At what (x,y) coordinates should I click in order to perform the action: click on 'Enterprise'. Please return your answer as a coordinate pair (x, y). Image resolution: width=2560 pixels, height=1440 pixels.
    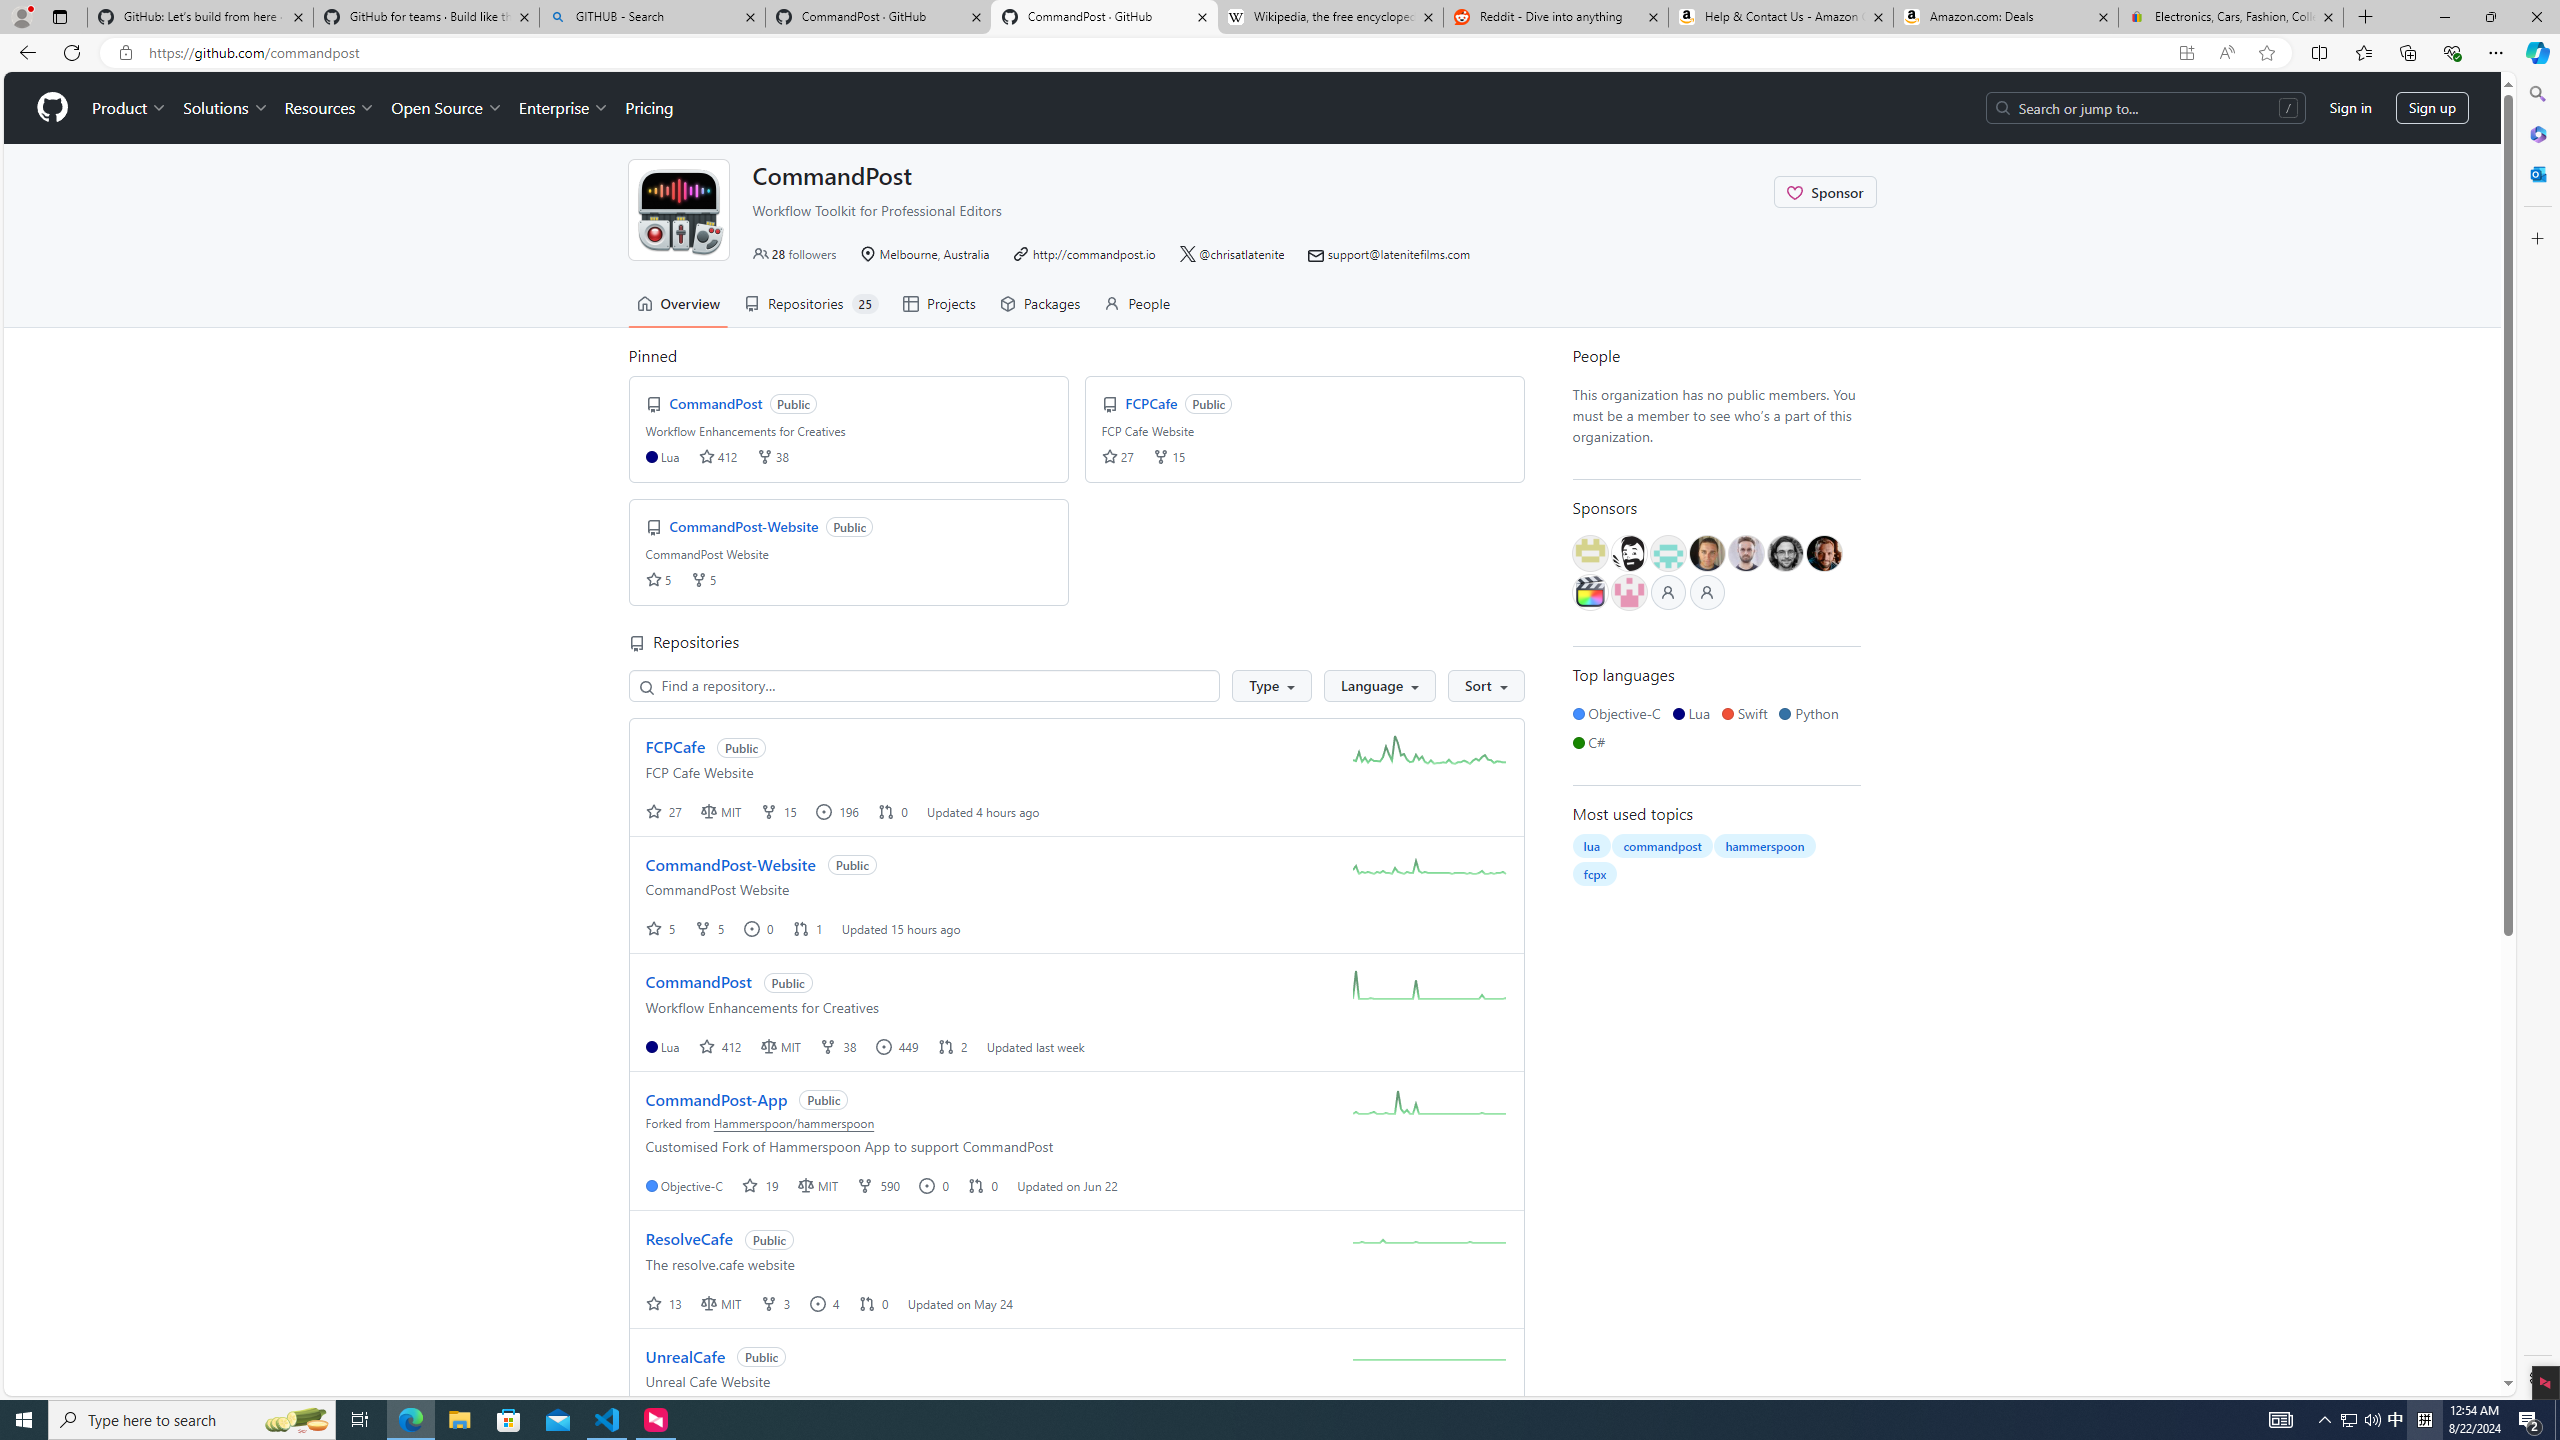
    Looking at the image, I should click on (562, 107).